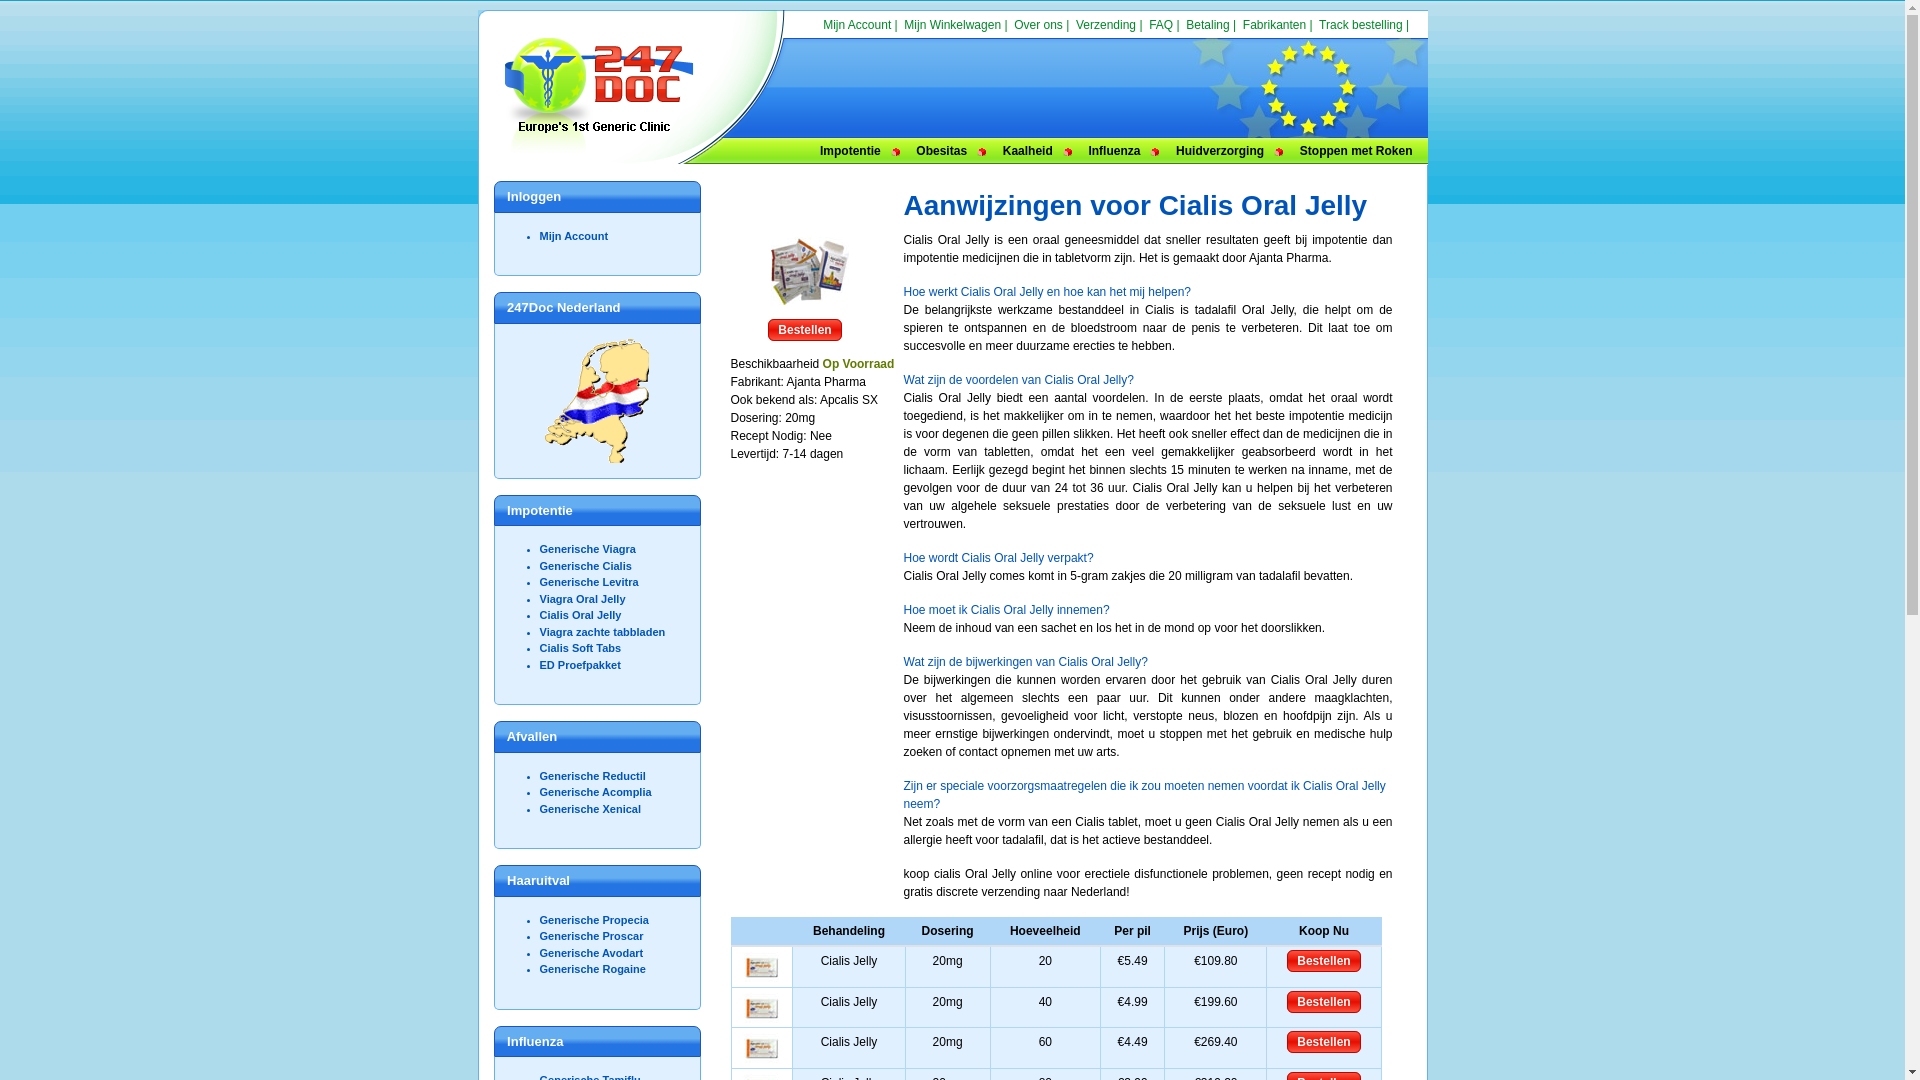 Image resolution: width=1920 pixels, height=1080 pixels. Describe the element at coordinates (590, 936) in the screenshot. I see `'Generische Proscar'` at that location.